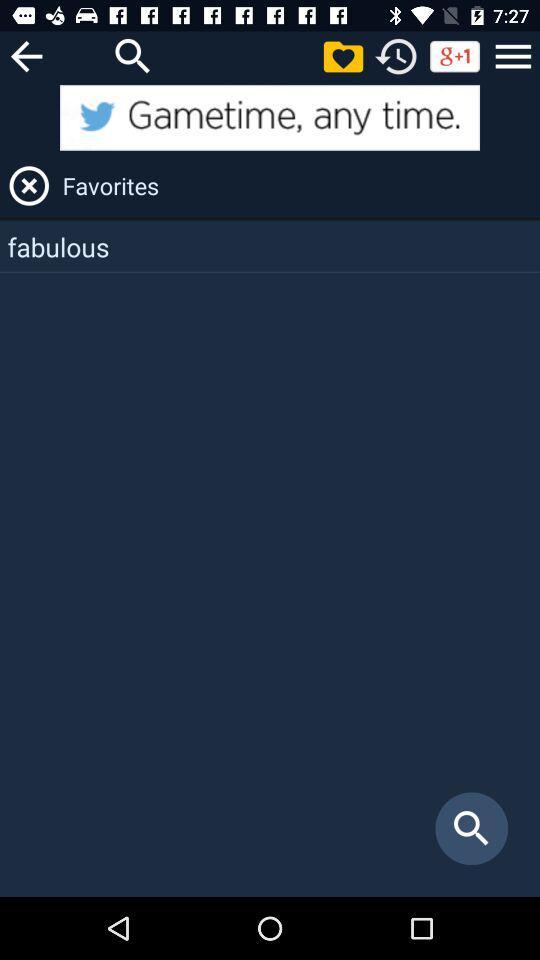 The image size is (540, 960). Describe the element at coordinates (270, 245) in the screenshot. I see `fabulous app` at that location.